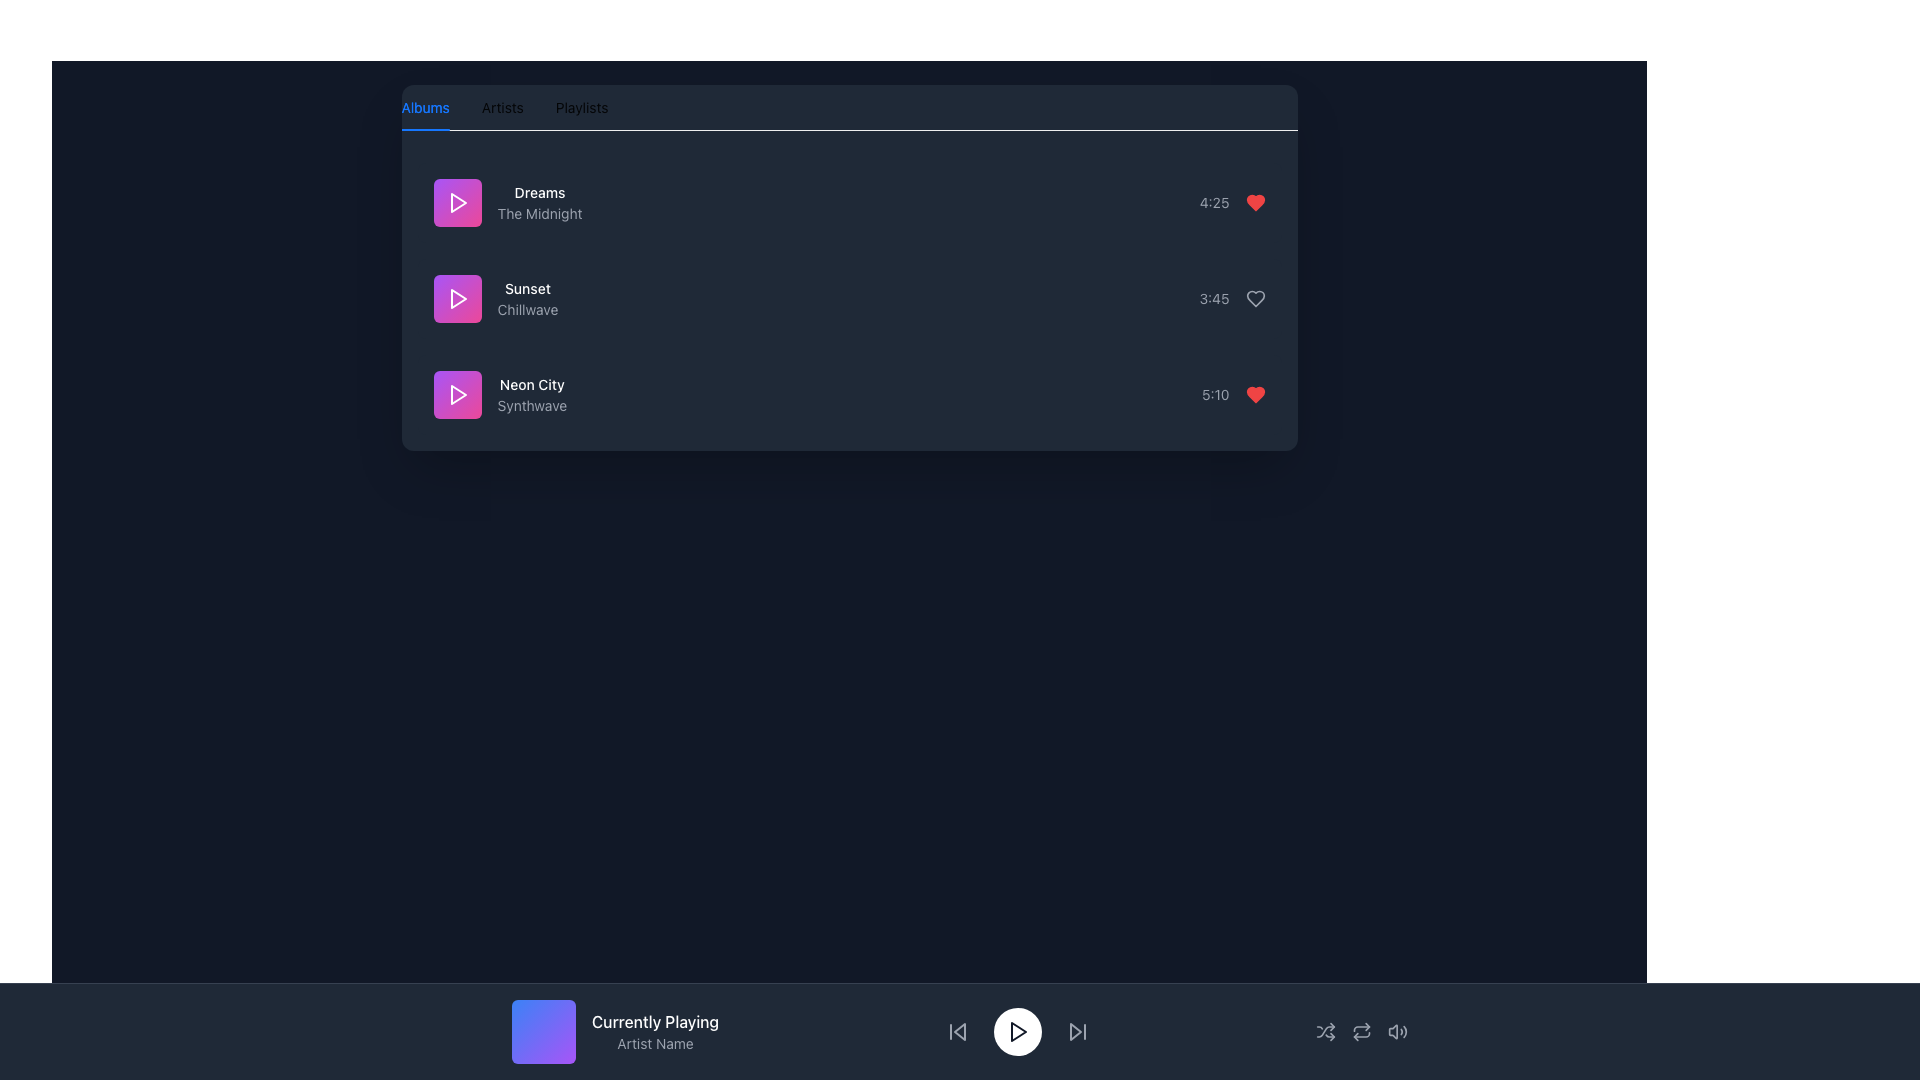 The width and height of the screenshot is (1920, 1080). What do you see at coordinates (508, 203) in the screenshot?
I see `the text display that shows the title and artist information for the first media item in the list` at bounding box center [508, 203].